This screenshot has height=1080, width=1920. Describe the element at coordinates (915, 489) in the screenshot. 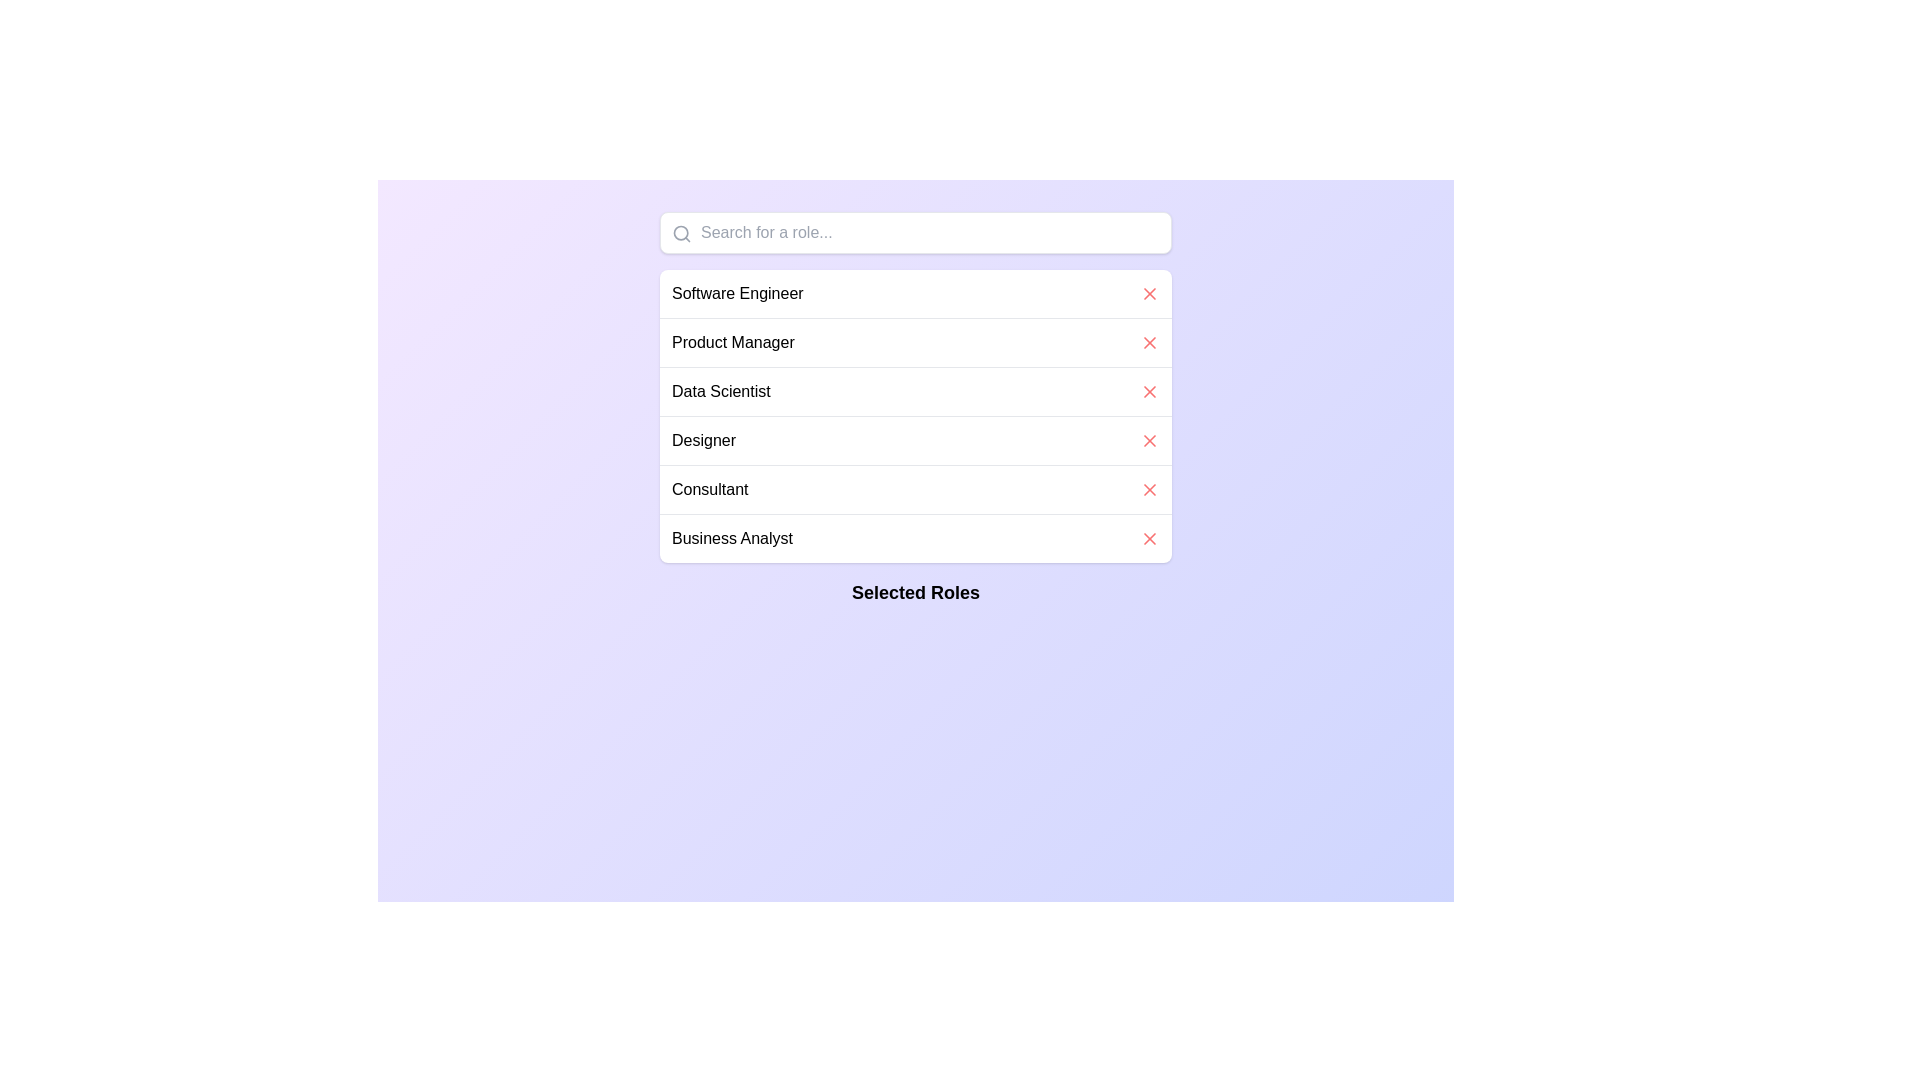

I see `the content of the selectable list item labeled 'Consultant', which is the fifth item in a vertical list` at that location.